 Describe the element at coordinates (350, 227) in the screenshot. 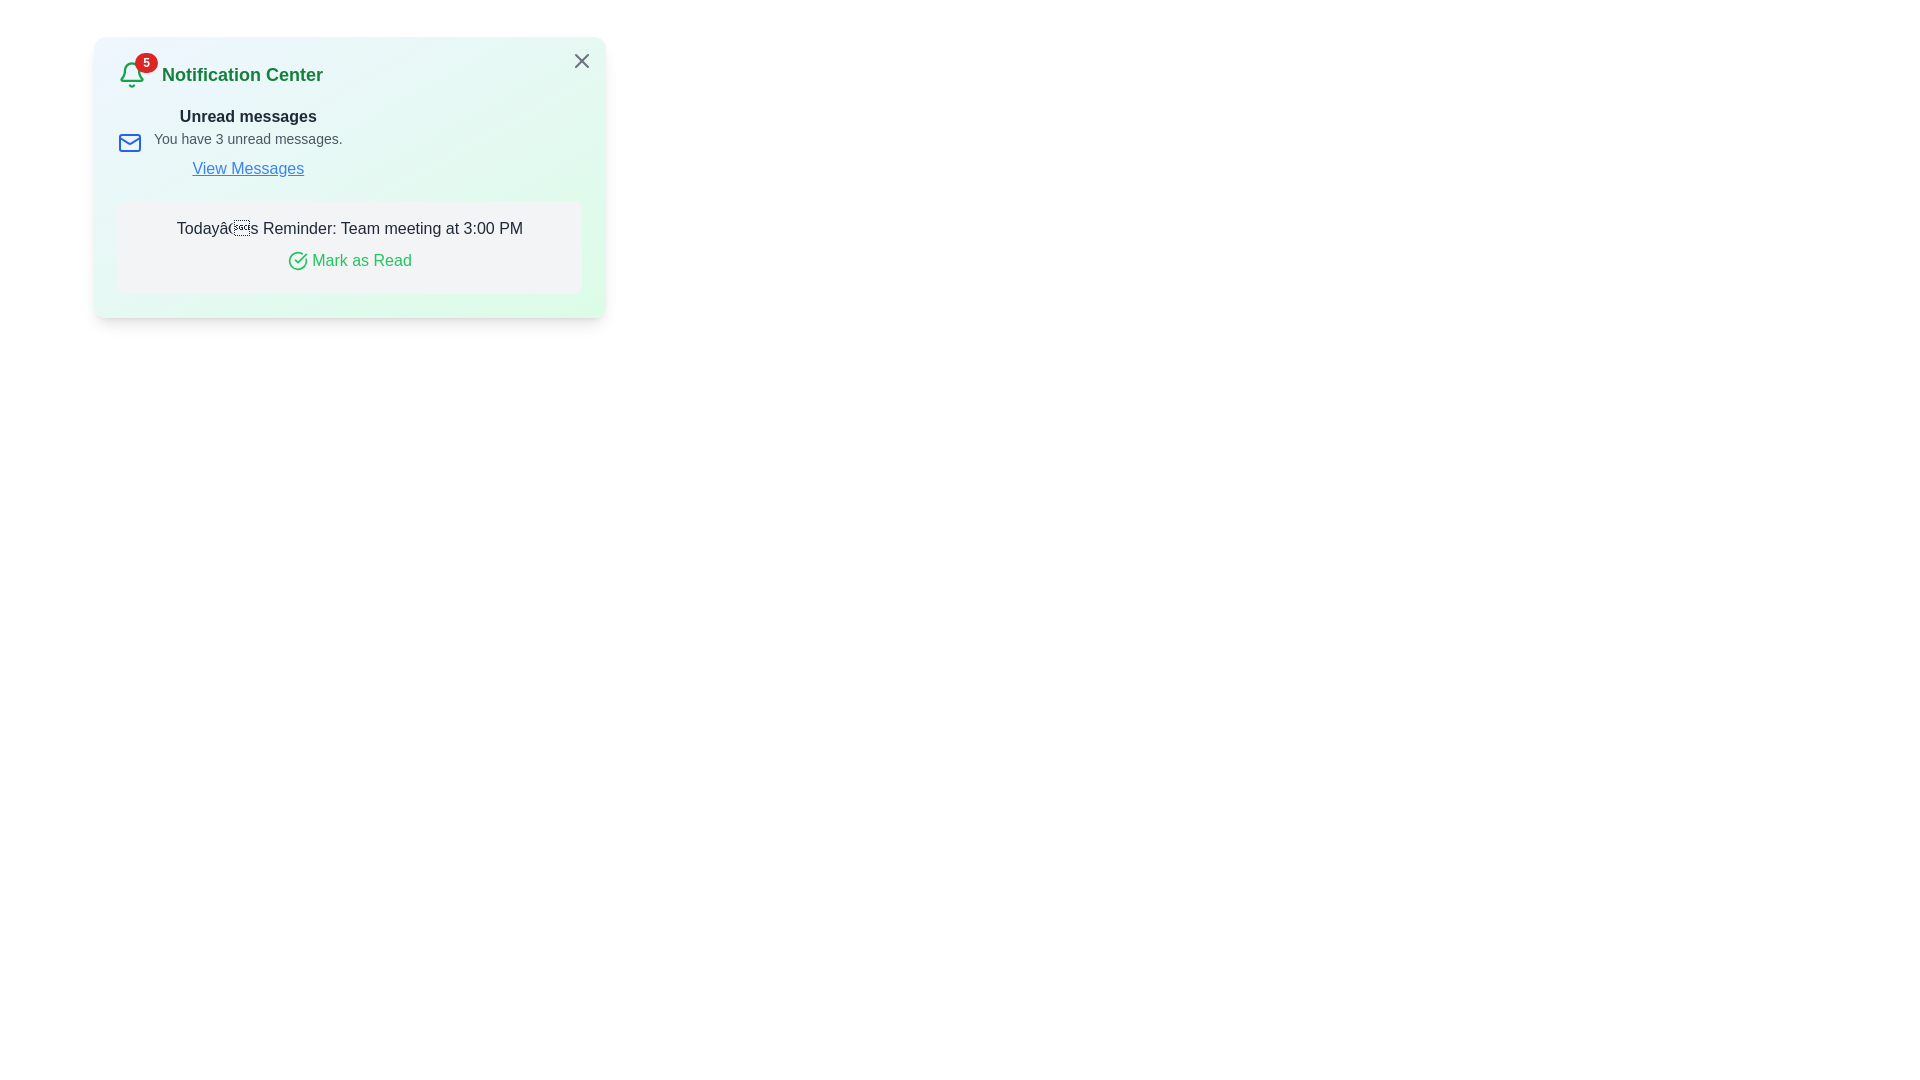

I see `the text display reading 'Today’s Reminder: Team meeting at 3:00 PM' which is located within a notification card, above the 'Mark as Read' link` at that location.